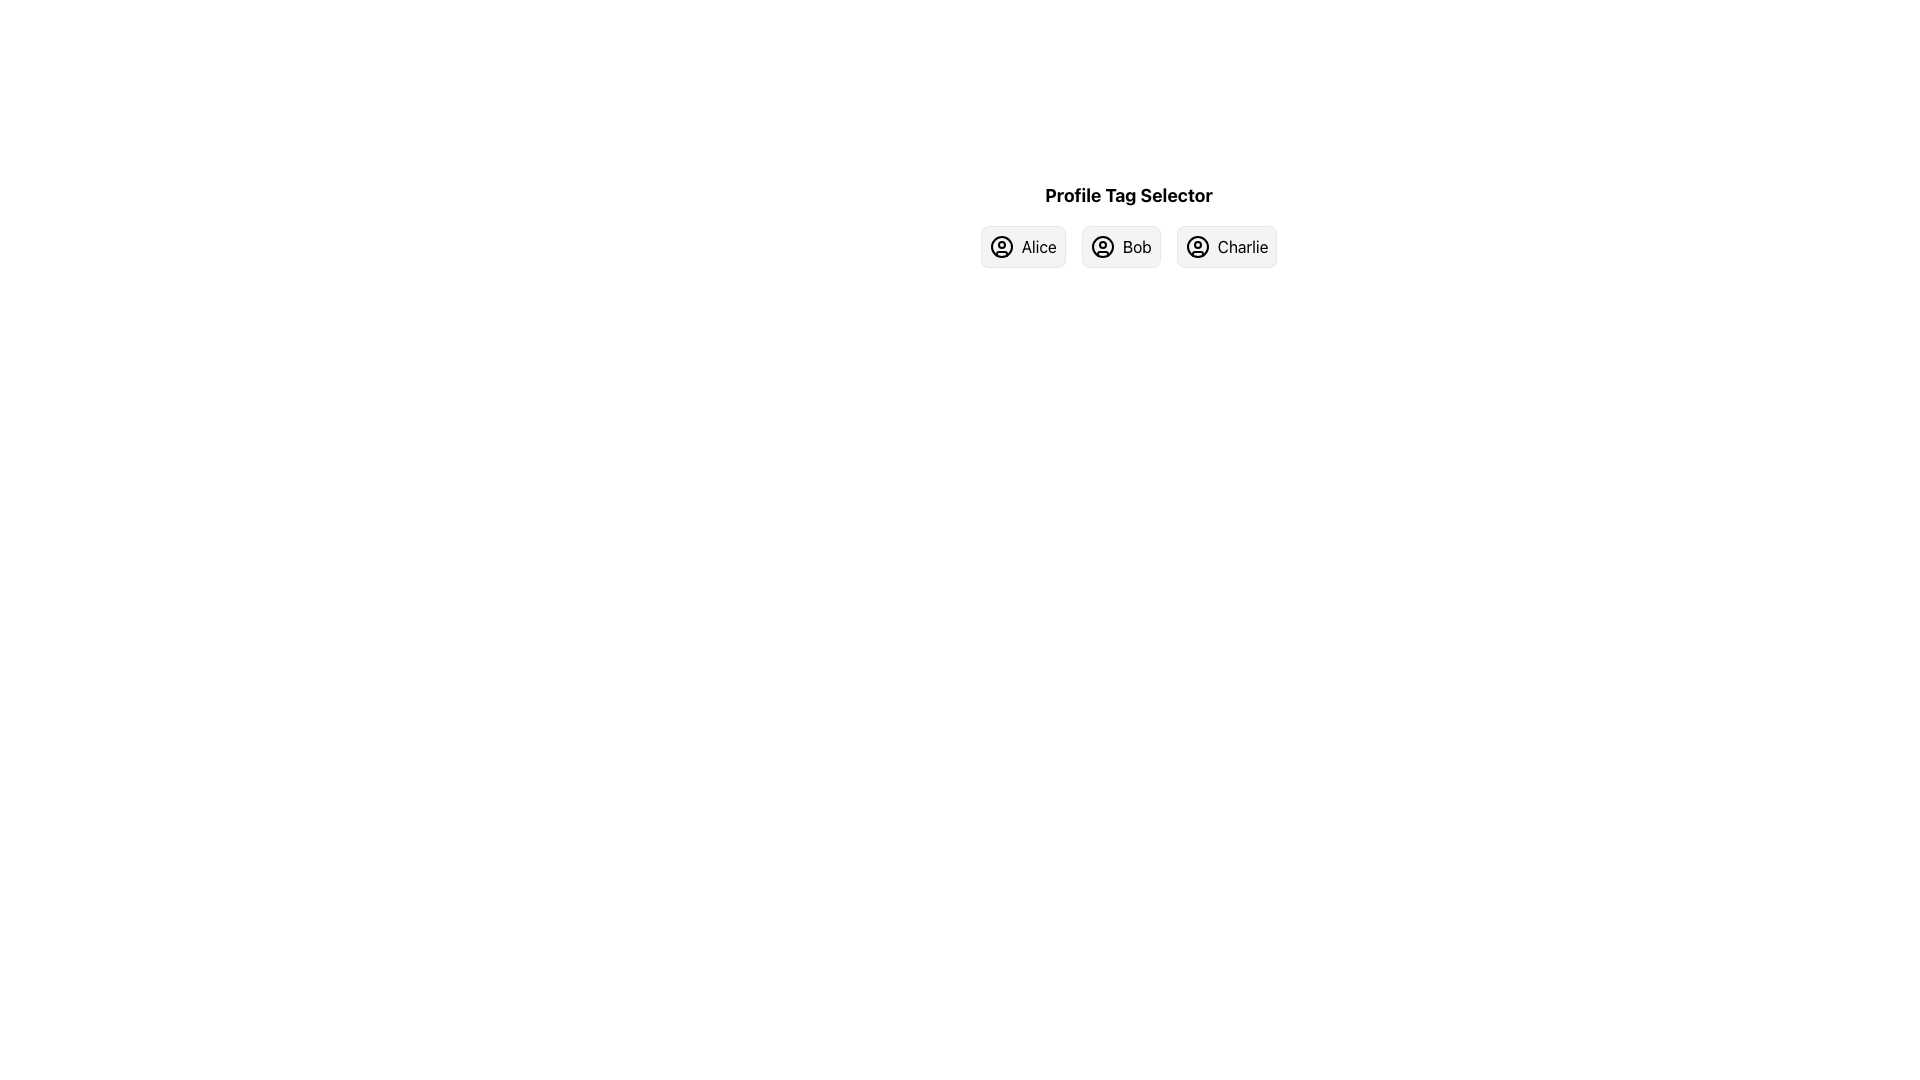 The image size is (1920, 1080). Describe the element at coordinates (1101, 245) in the screenshot. I see `the enclosing 'Bob' button in the 'Profile Tag Selector' section, which features a circular outline representing a user profile icon` at that location.